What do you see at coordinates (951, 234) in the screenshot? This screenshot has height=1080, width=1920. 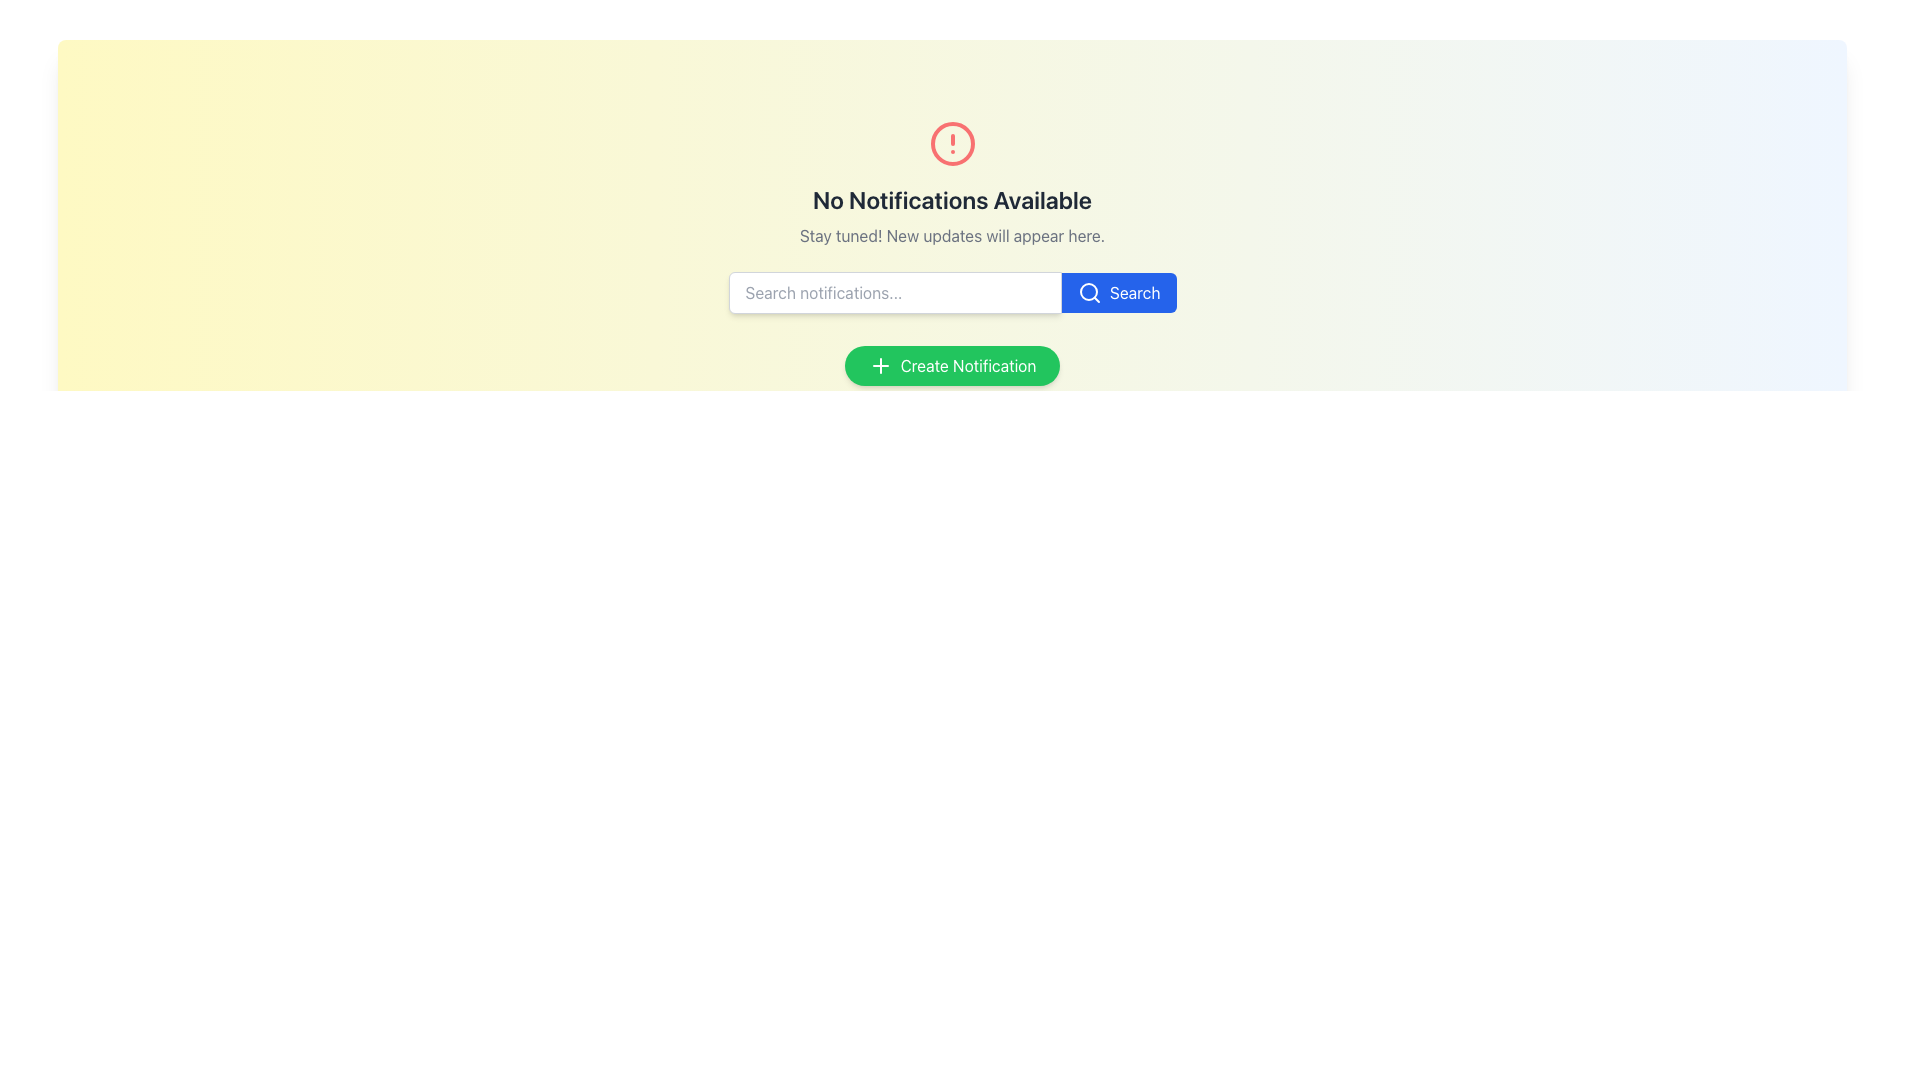 I see `the informational text label that indicates future updates will be displayed in this section, positioned beneath the 'No Notifications Available' message` at bounding box center [951, 234].